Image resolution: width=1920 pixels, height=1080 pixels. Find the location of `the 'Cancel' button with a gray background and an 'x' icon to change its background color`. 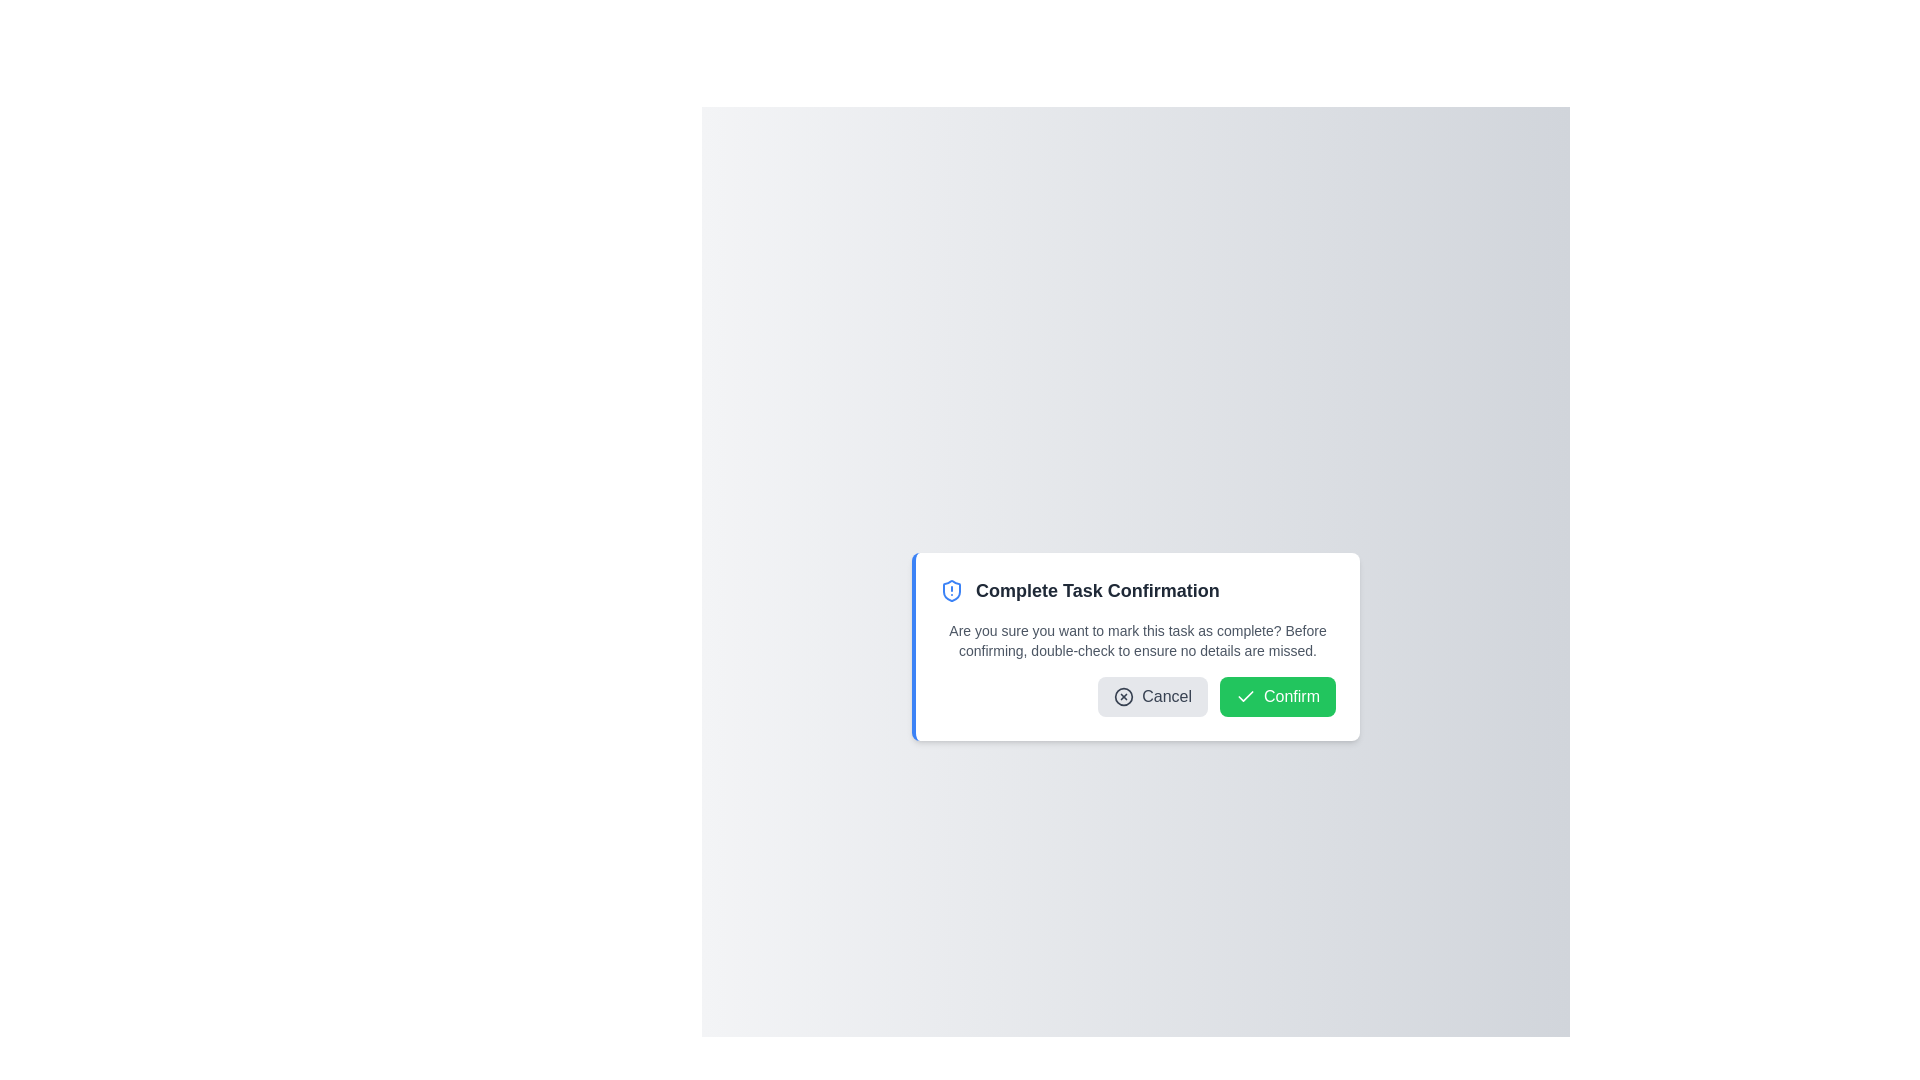

the 'Cancel' button with a gray background and an 'x' icon to change its background color is located at coordinates (1153, 696).